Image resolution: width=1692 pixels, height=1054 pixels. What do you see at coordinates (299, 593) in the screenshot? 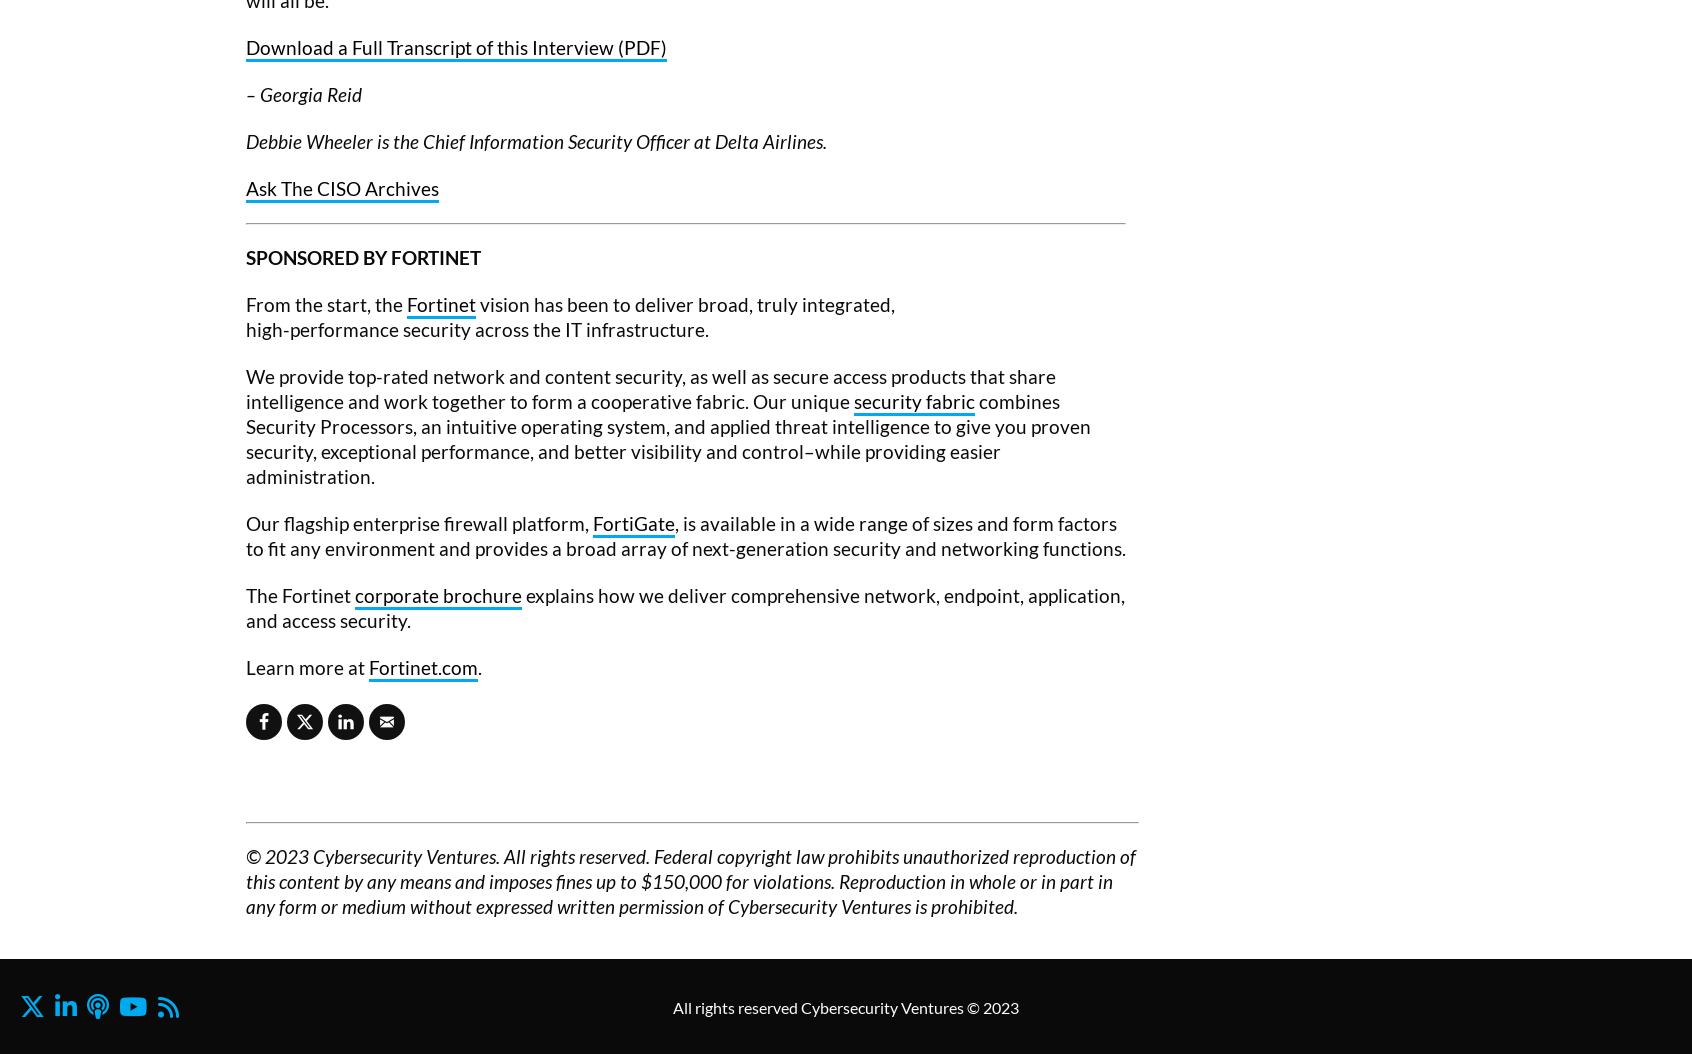
I see `'The Fortinet'` at bounding box center [299, 593].